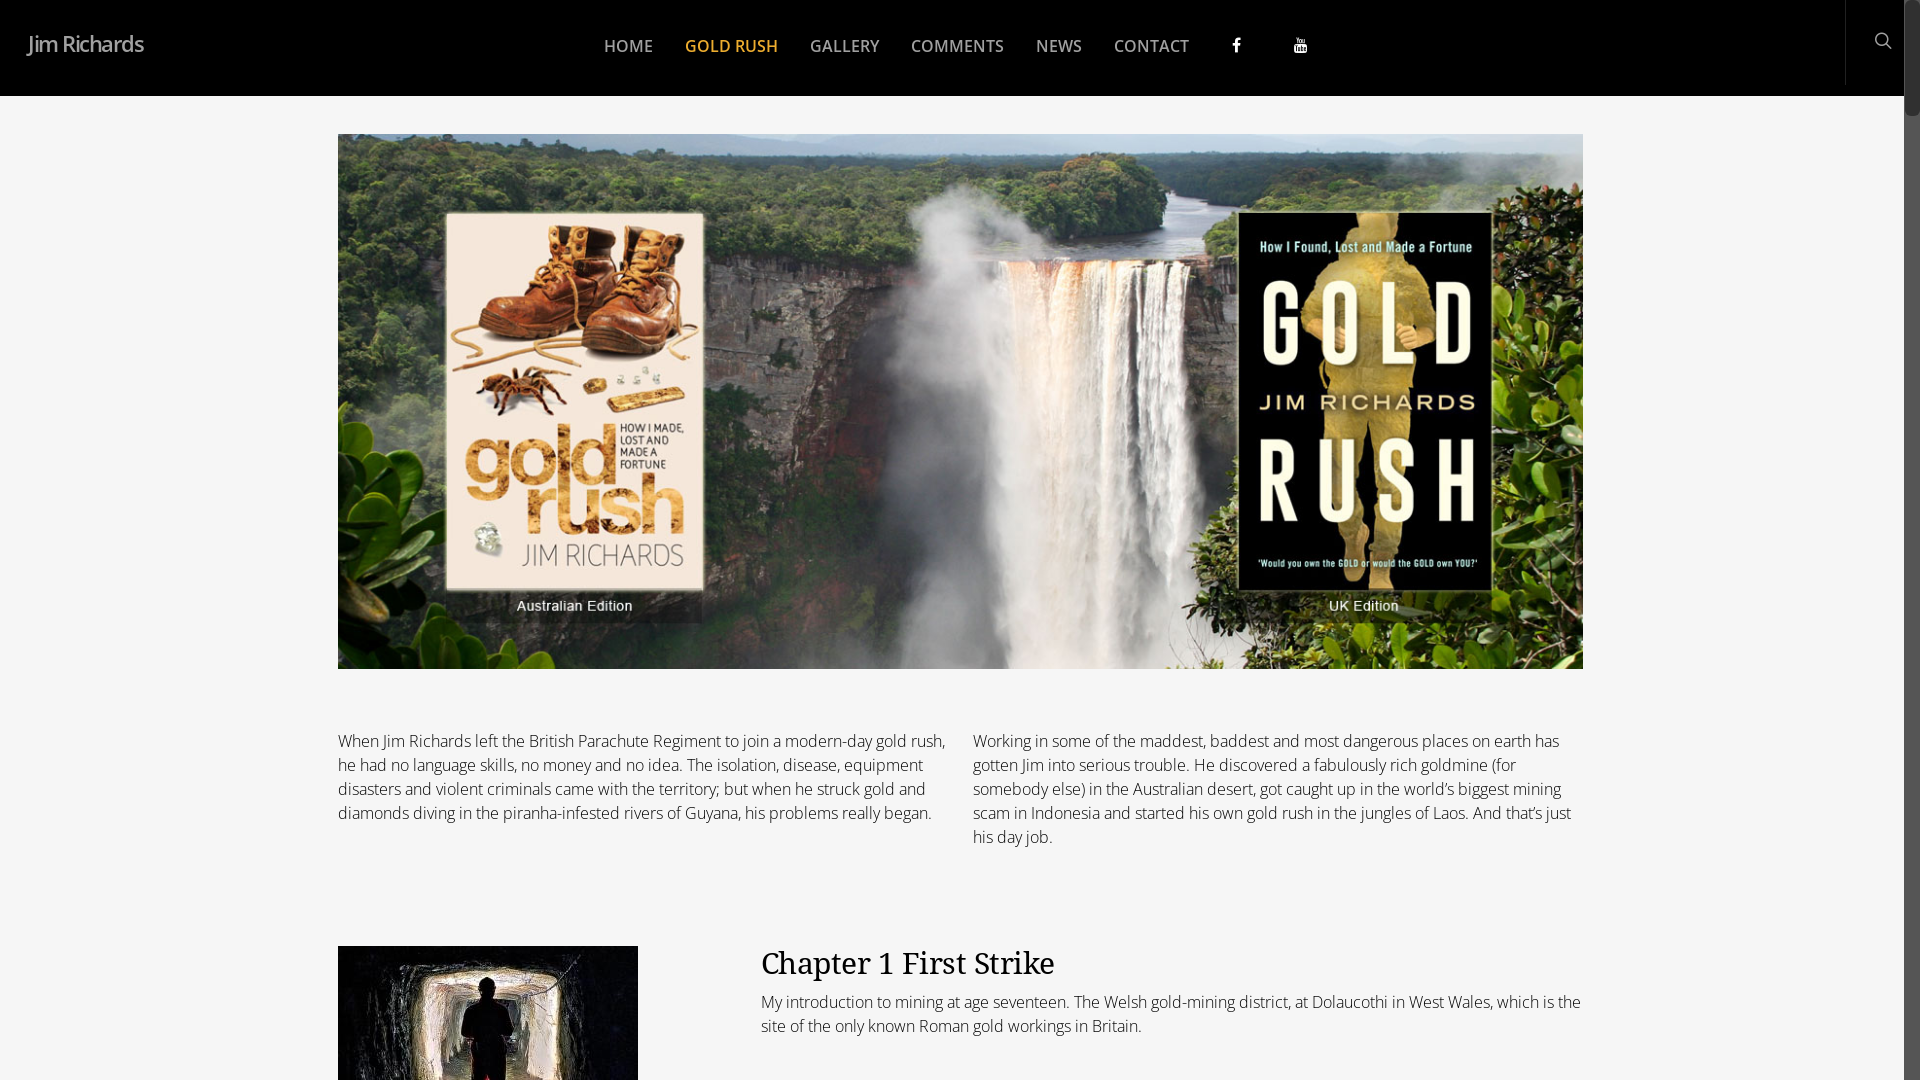  Describe the element at coordinates (84, 42) in the screenshot. I see `'Jim Richards'` at that location.